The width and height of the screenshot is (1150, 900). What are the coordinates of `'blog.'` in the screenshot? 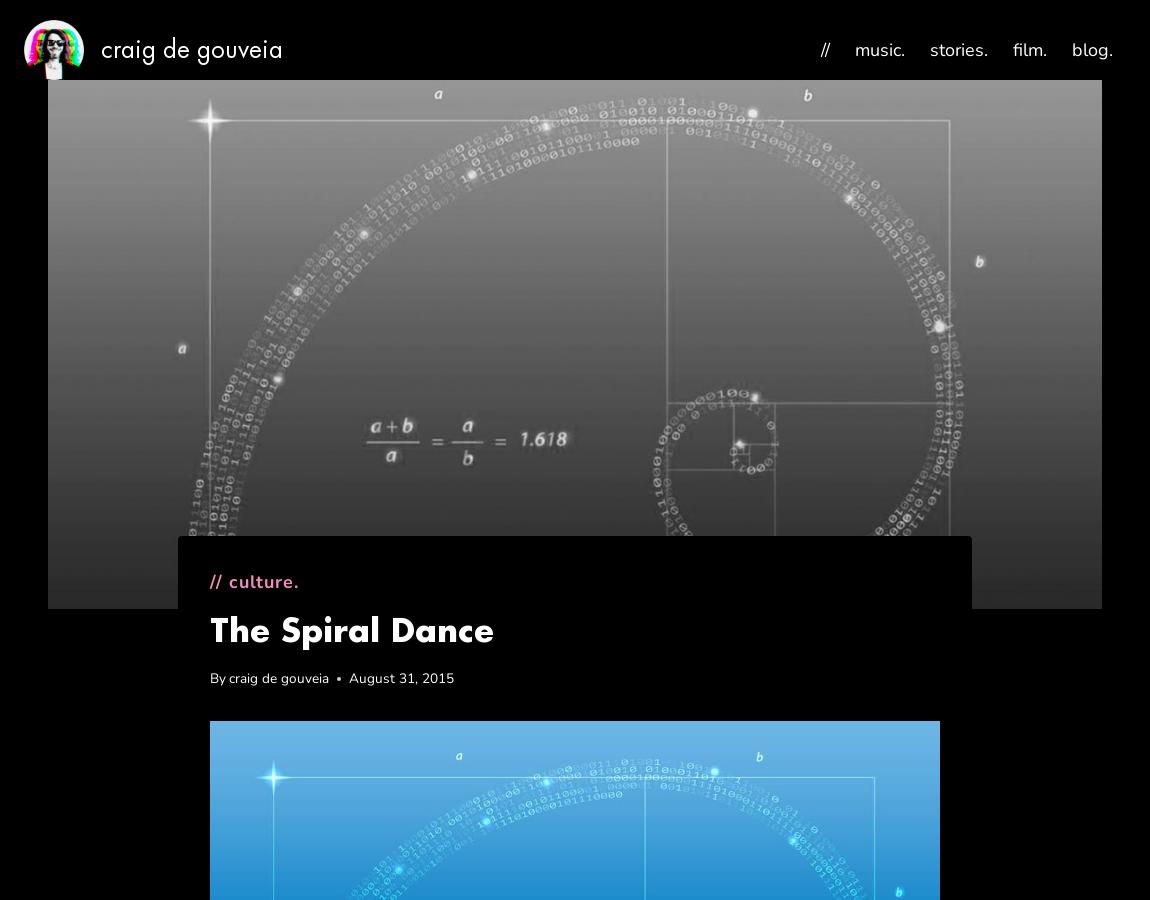 It's located at (1092, 47).